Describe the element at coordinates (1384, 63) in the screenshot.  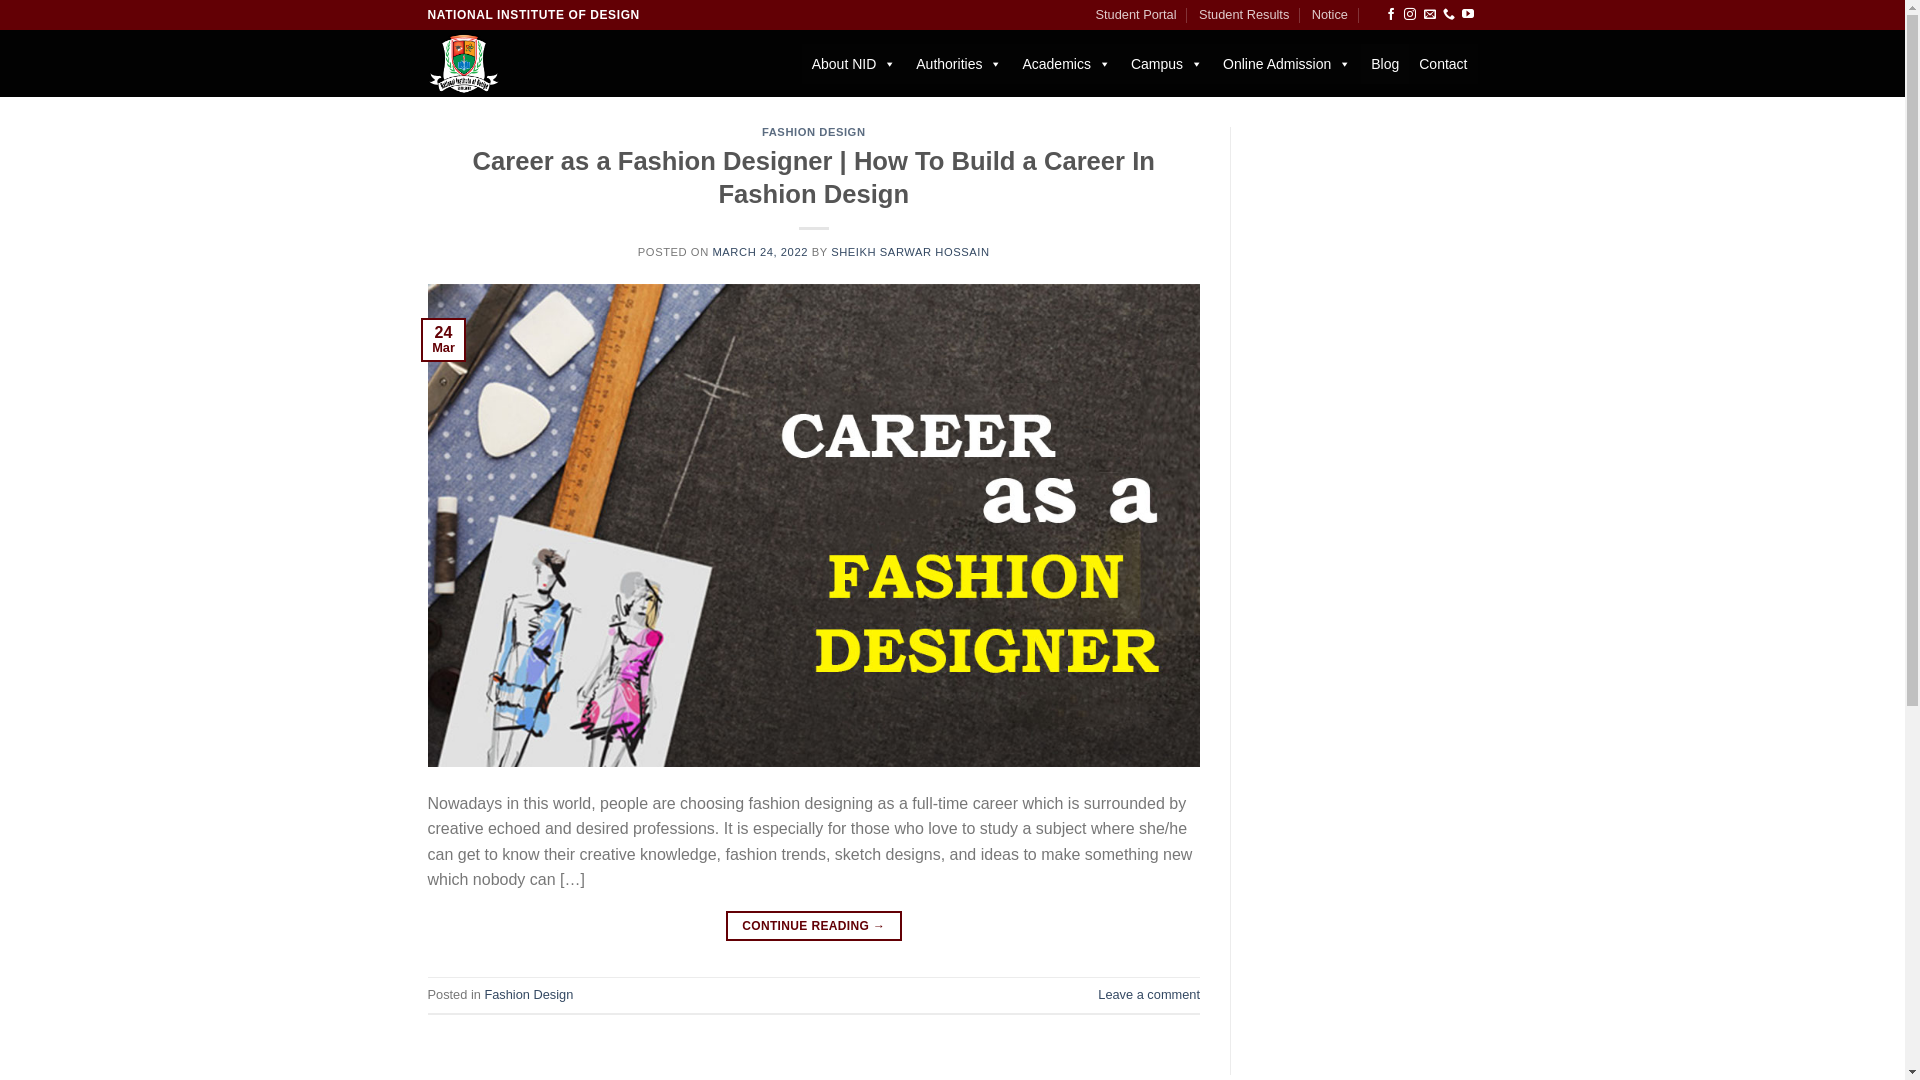
I see `'Blog'` at that location.